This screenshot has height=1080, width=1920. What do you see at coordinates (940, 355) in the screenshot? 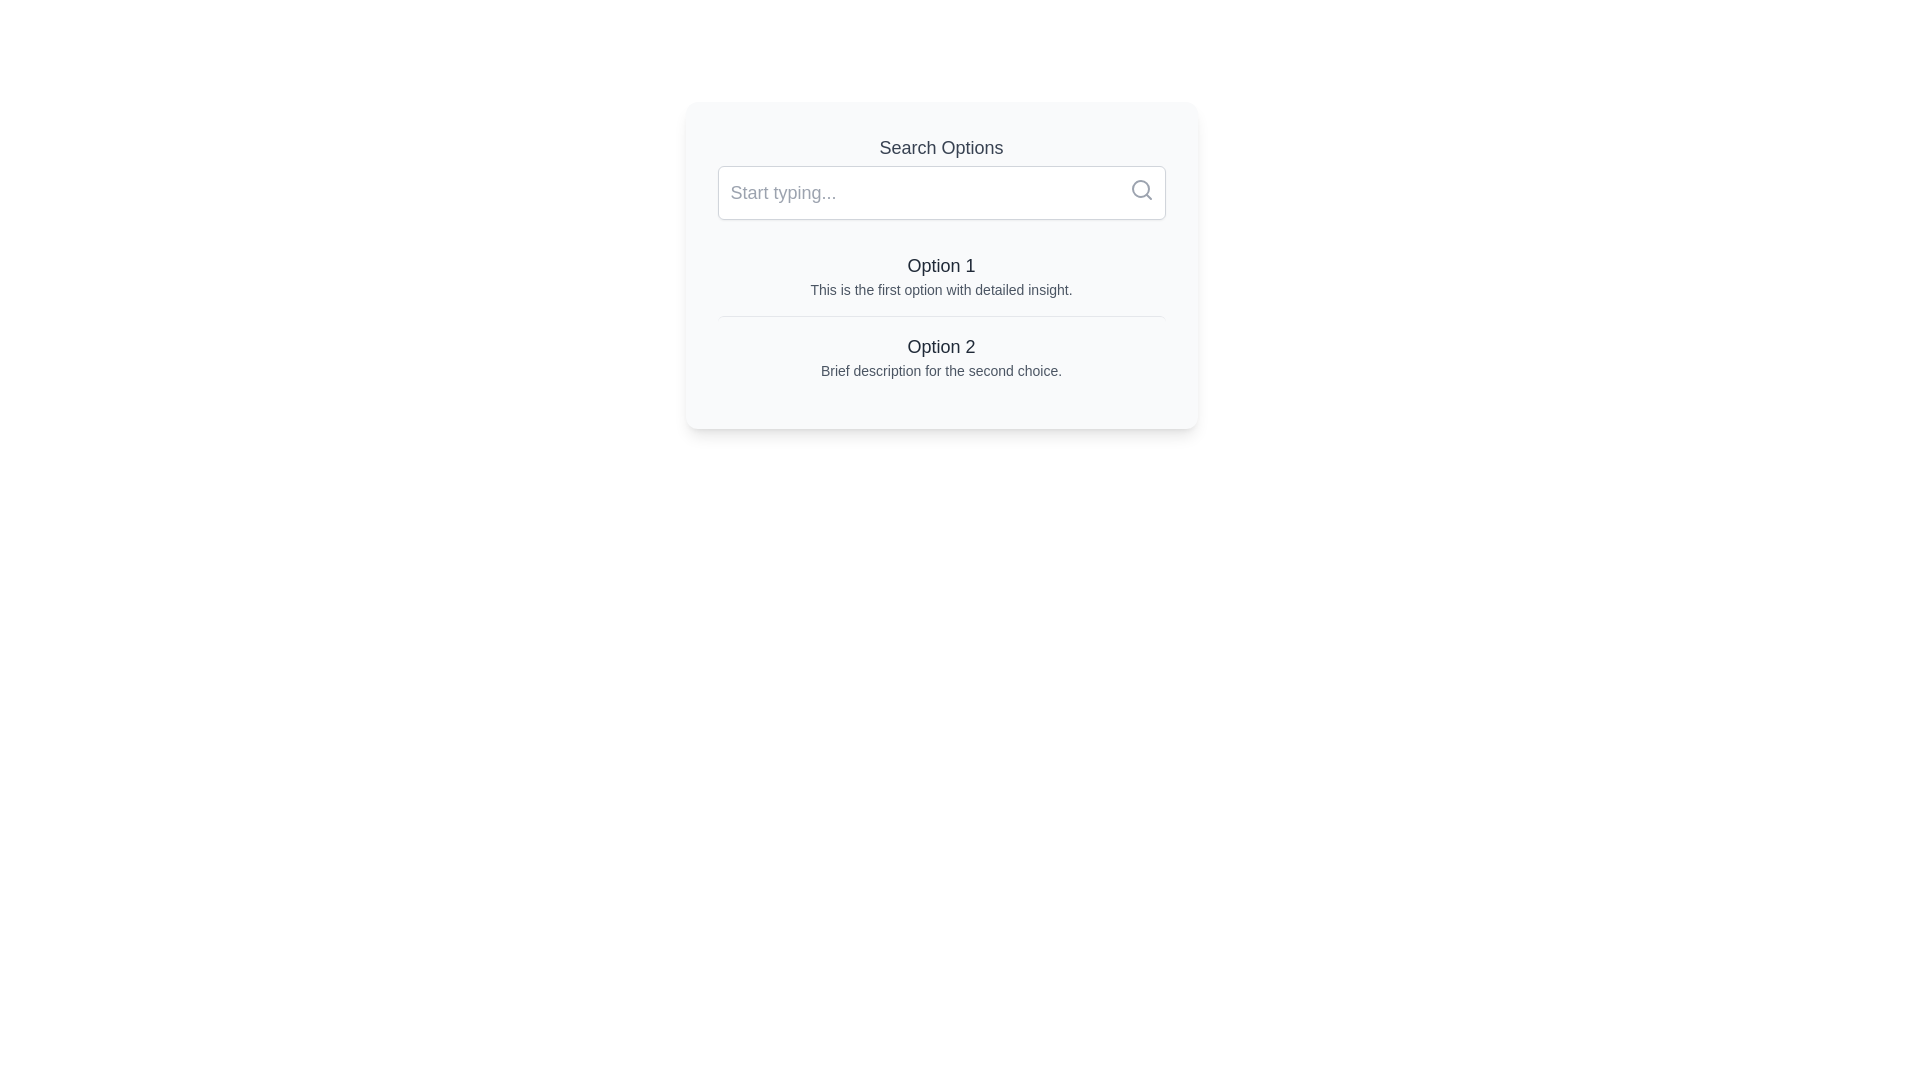
I see `the second option in the 'Search Options' list` at bounding box center [940, 355].